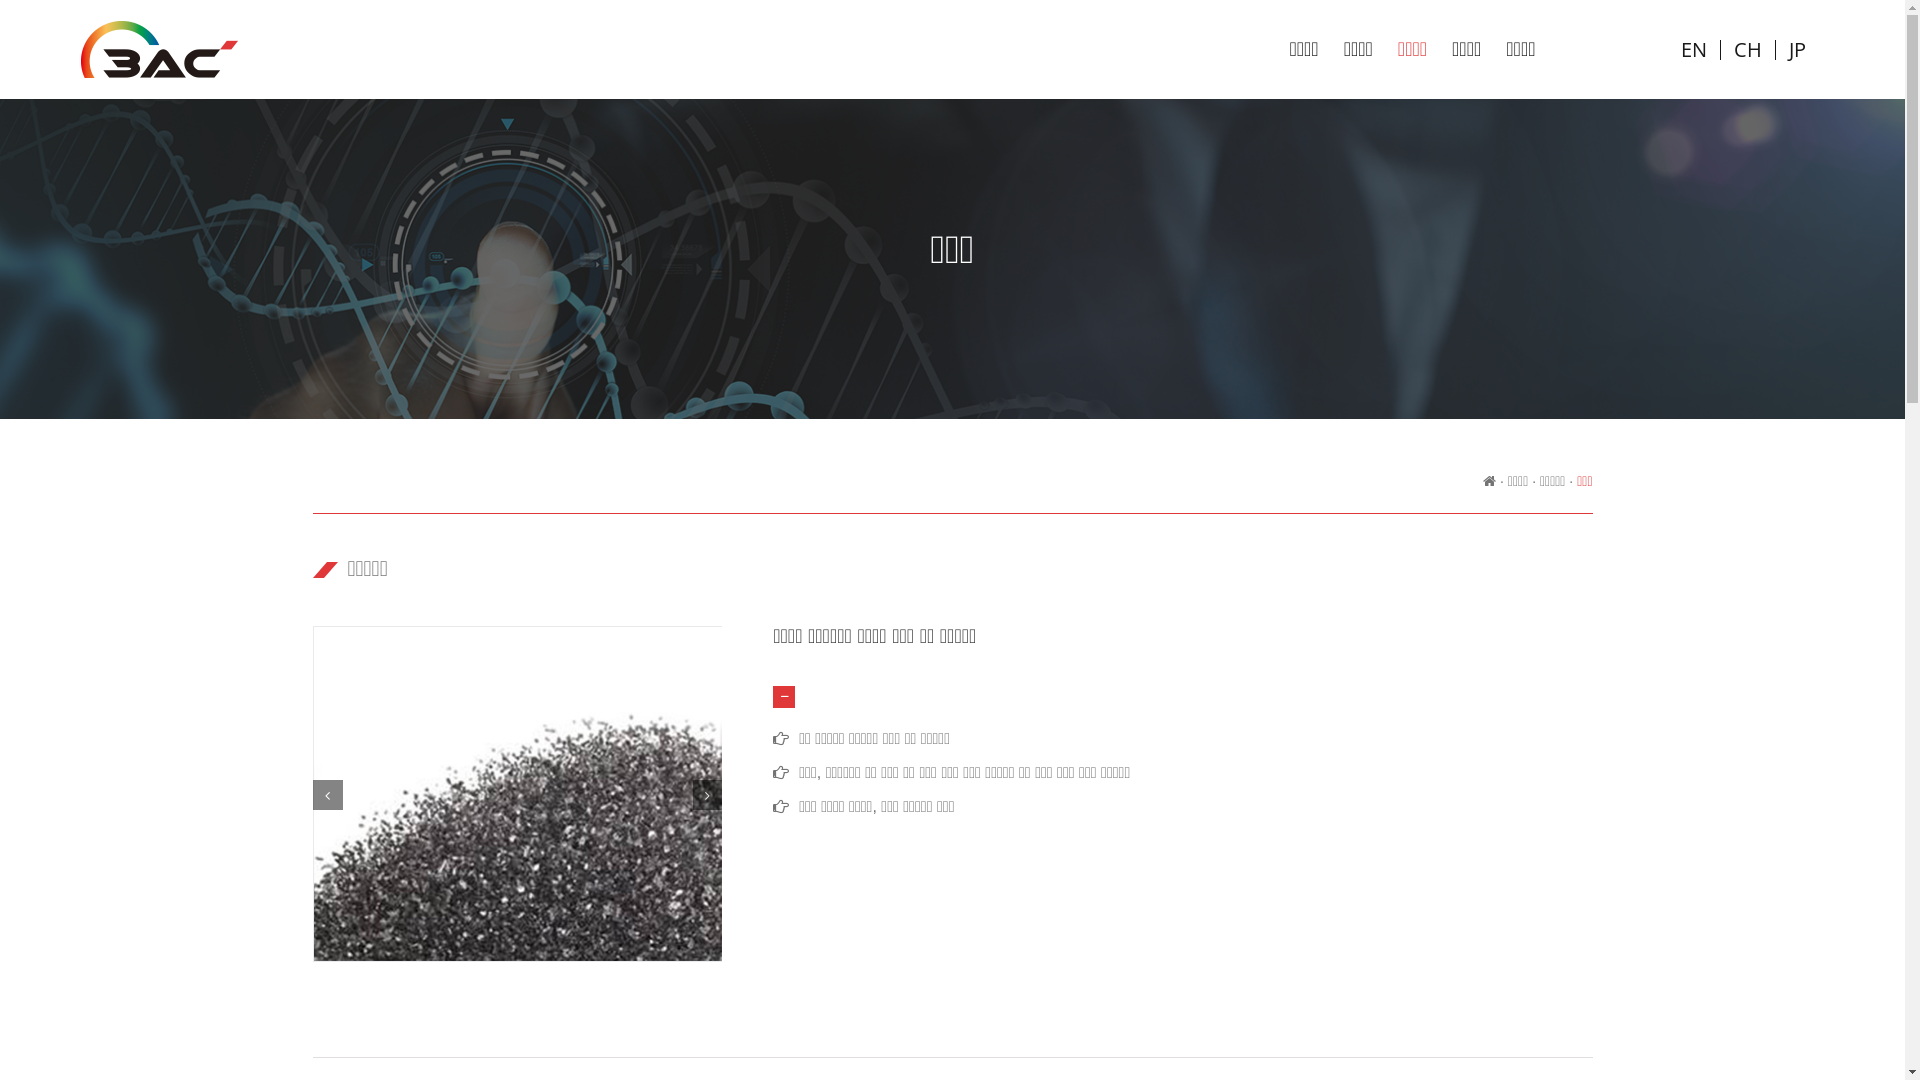  What do you see at coordinates (1668, 49) in the screenshot?
I see `'EN'` at bounding box center [1668, 49].